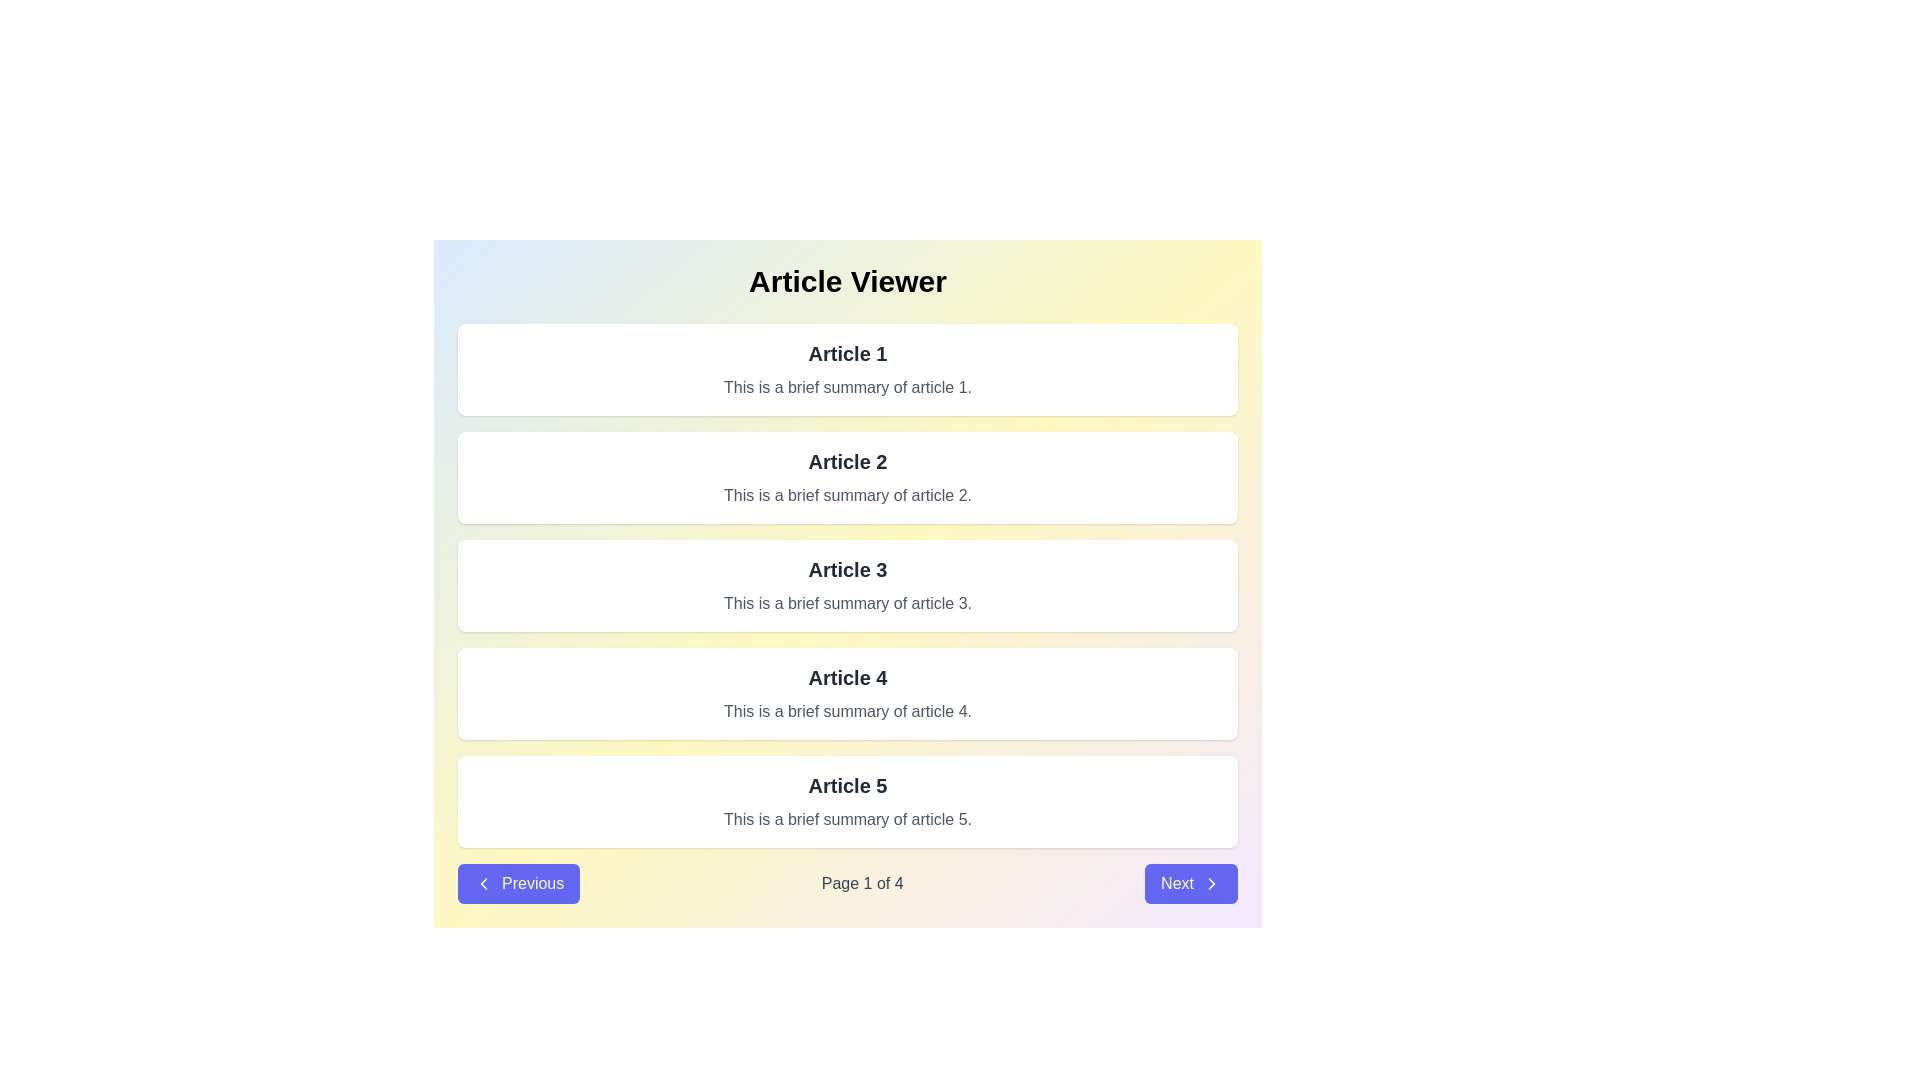  What do you see at coordinates (1210, 882) in the screenshot?
I see `the 'Next' button located at the bottom-right corner of the interface, which visually indicates the transition to the next page or section` at bounding box center [1210, 882].